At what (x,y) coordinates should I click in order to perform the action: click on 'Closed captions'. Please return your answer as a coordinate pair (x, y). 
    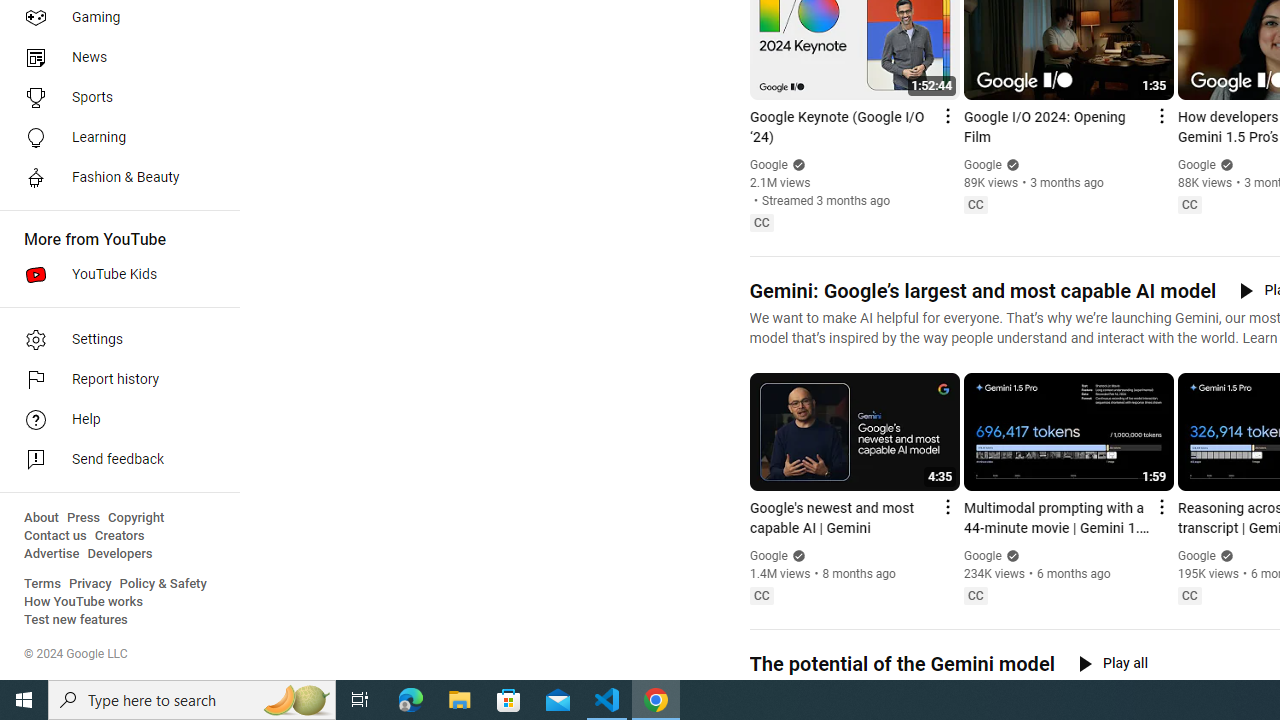
    Looking at the image, I should click on (1189, 594).